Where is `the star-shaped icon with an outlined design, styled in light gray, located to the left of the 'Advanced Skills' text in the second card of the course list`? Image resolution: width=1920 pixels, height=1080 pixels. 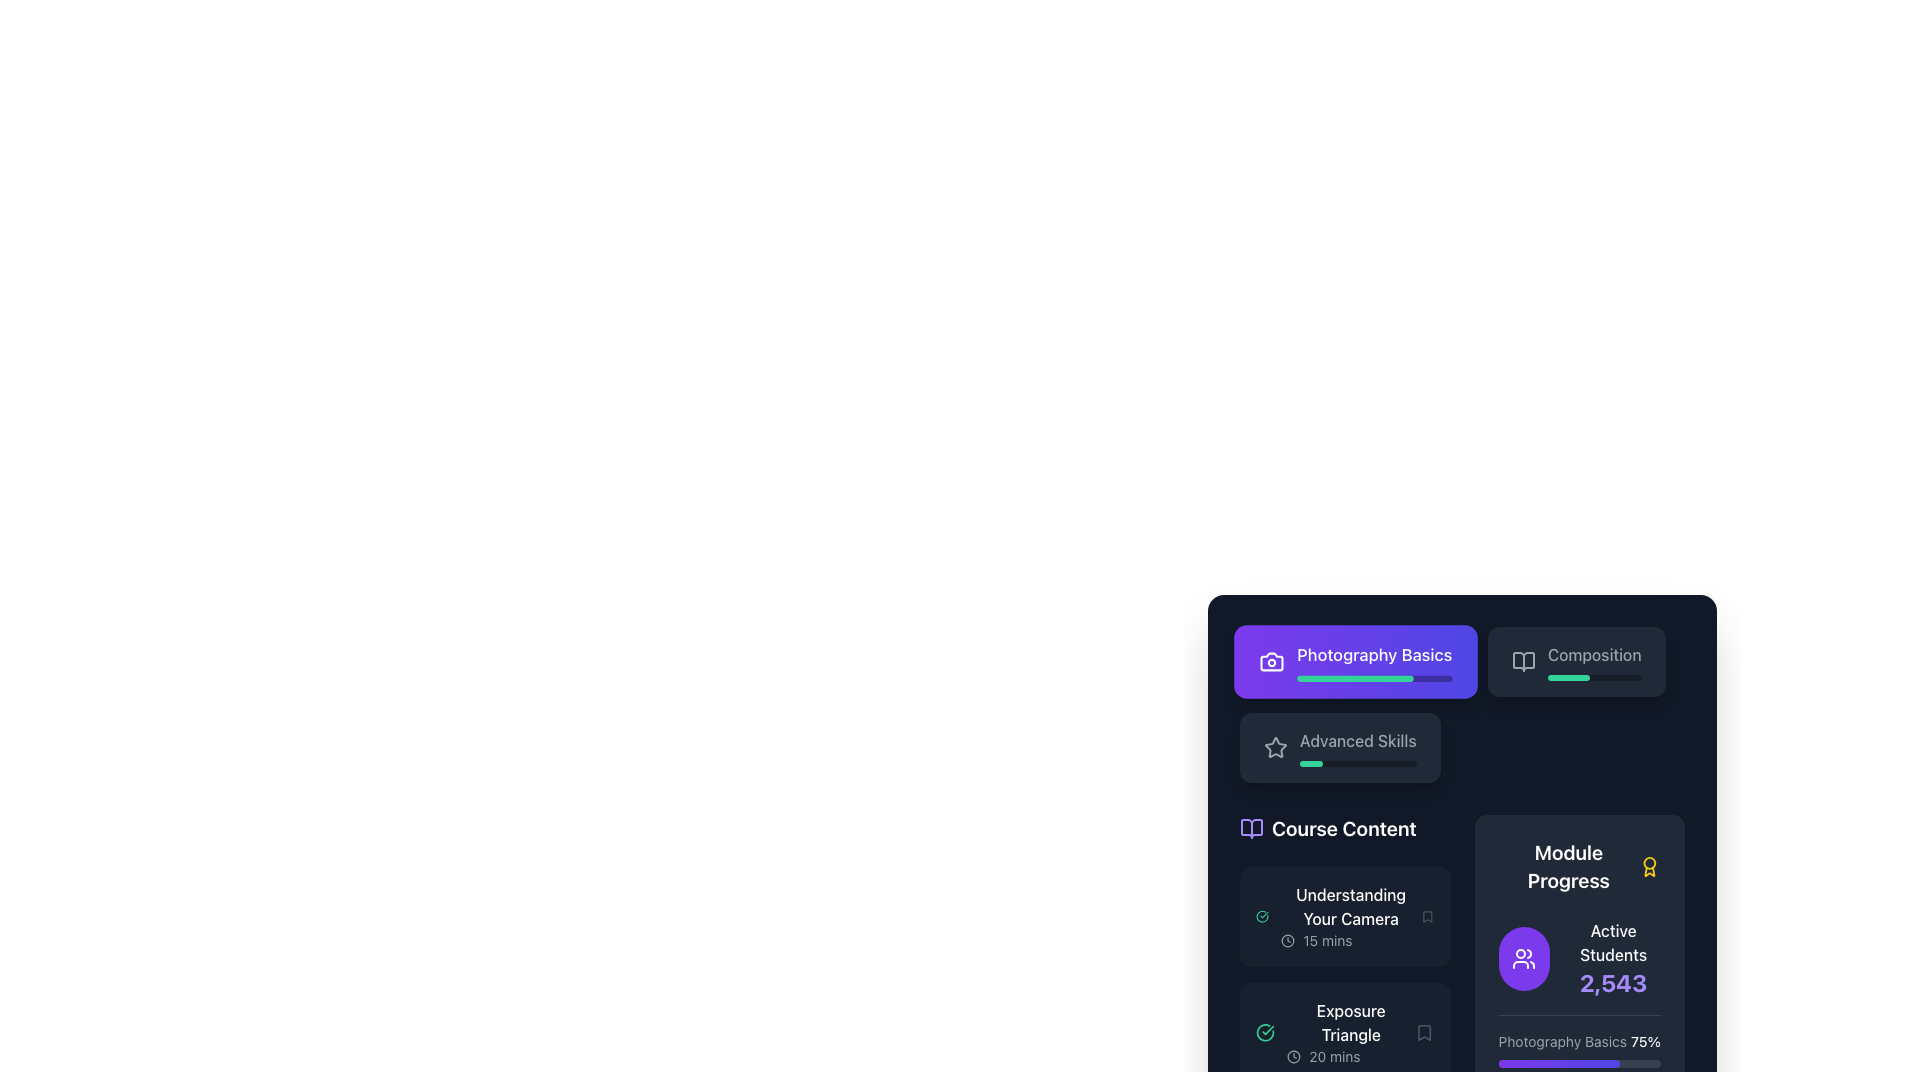 the star-shaped icon with an outlined design, styled in light gray, located to the left of the 'Advanced Skills' text in the second card of the course list is located at coordinates (1275, 748).